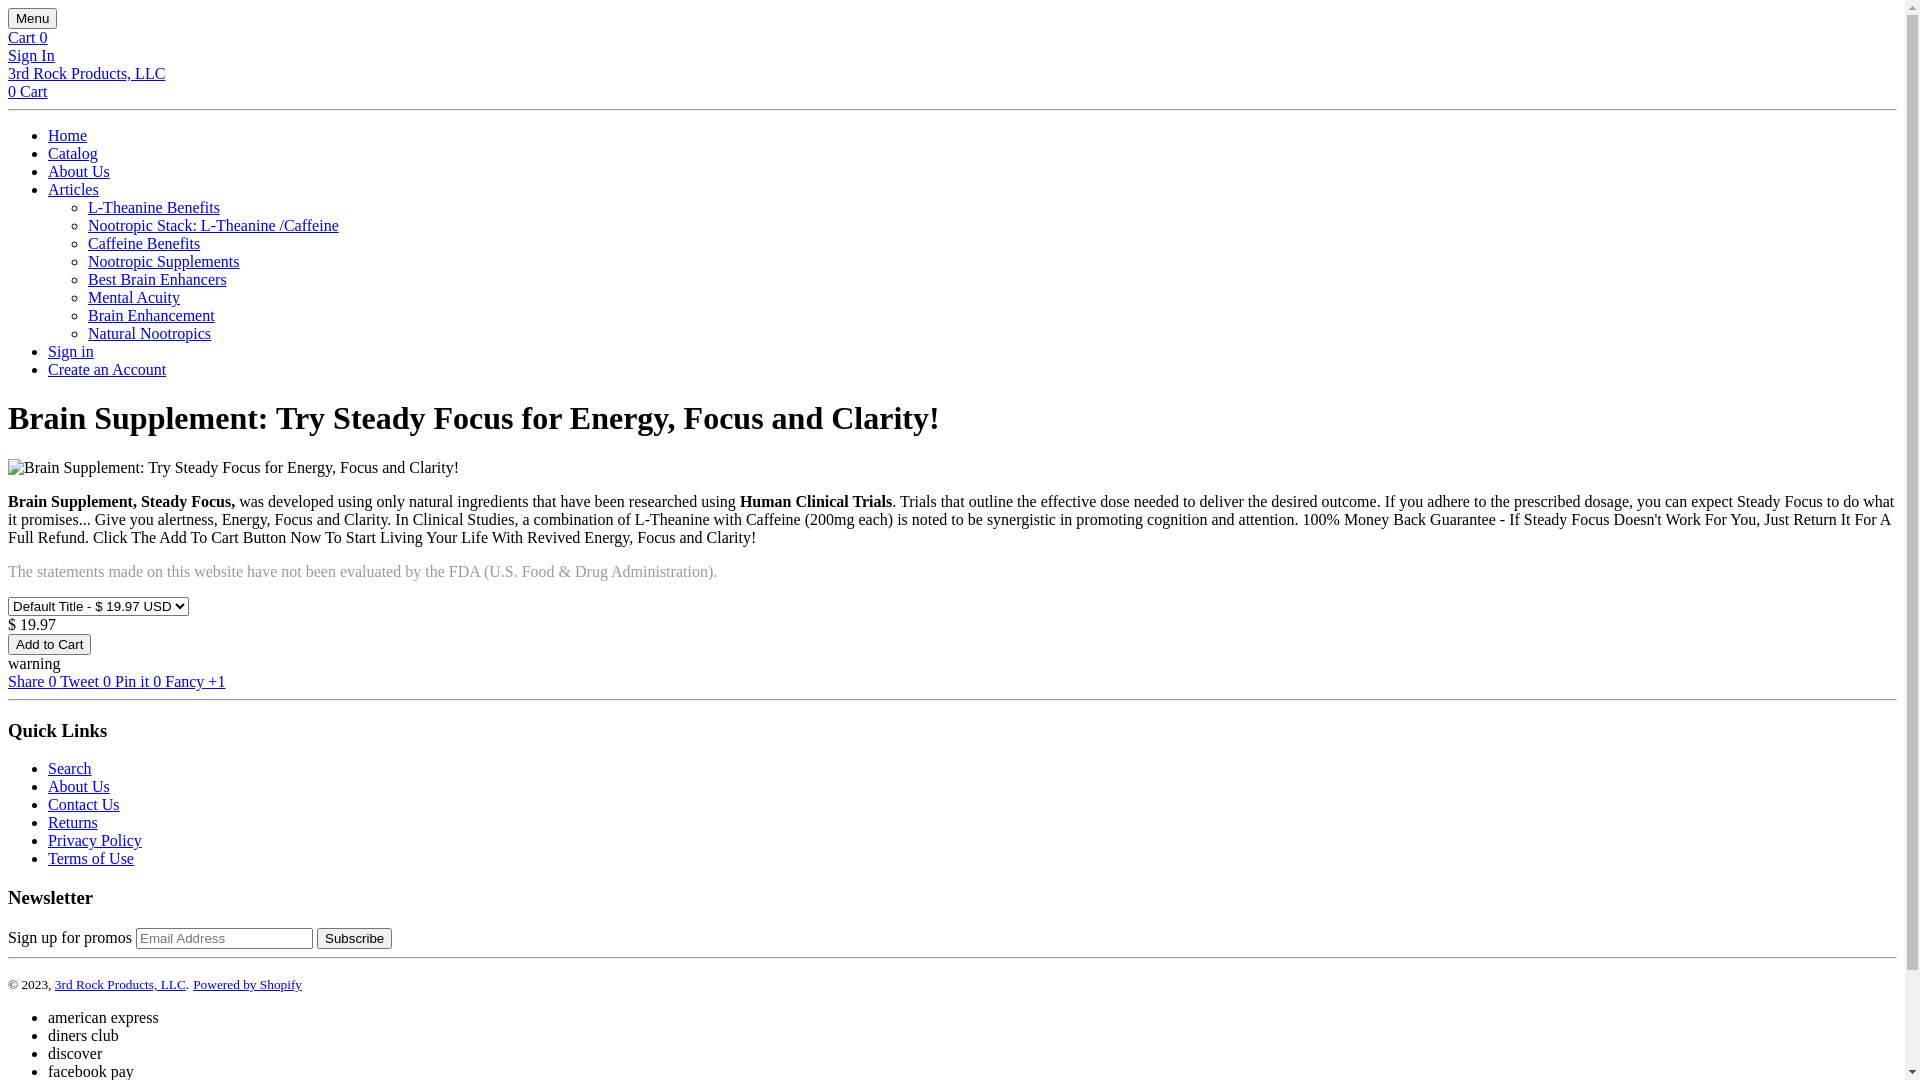 The image size is (1920, 1080). Describe the element at coordinates (216, 680) in the screenshot. I see `'+1'` at that location.